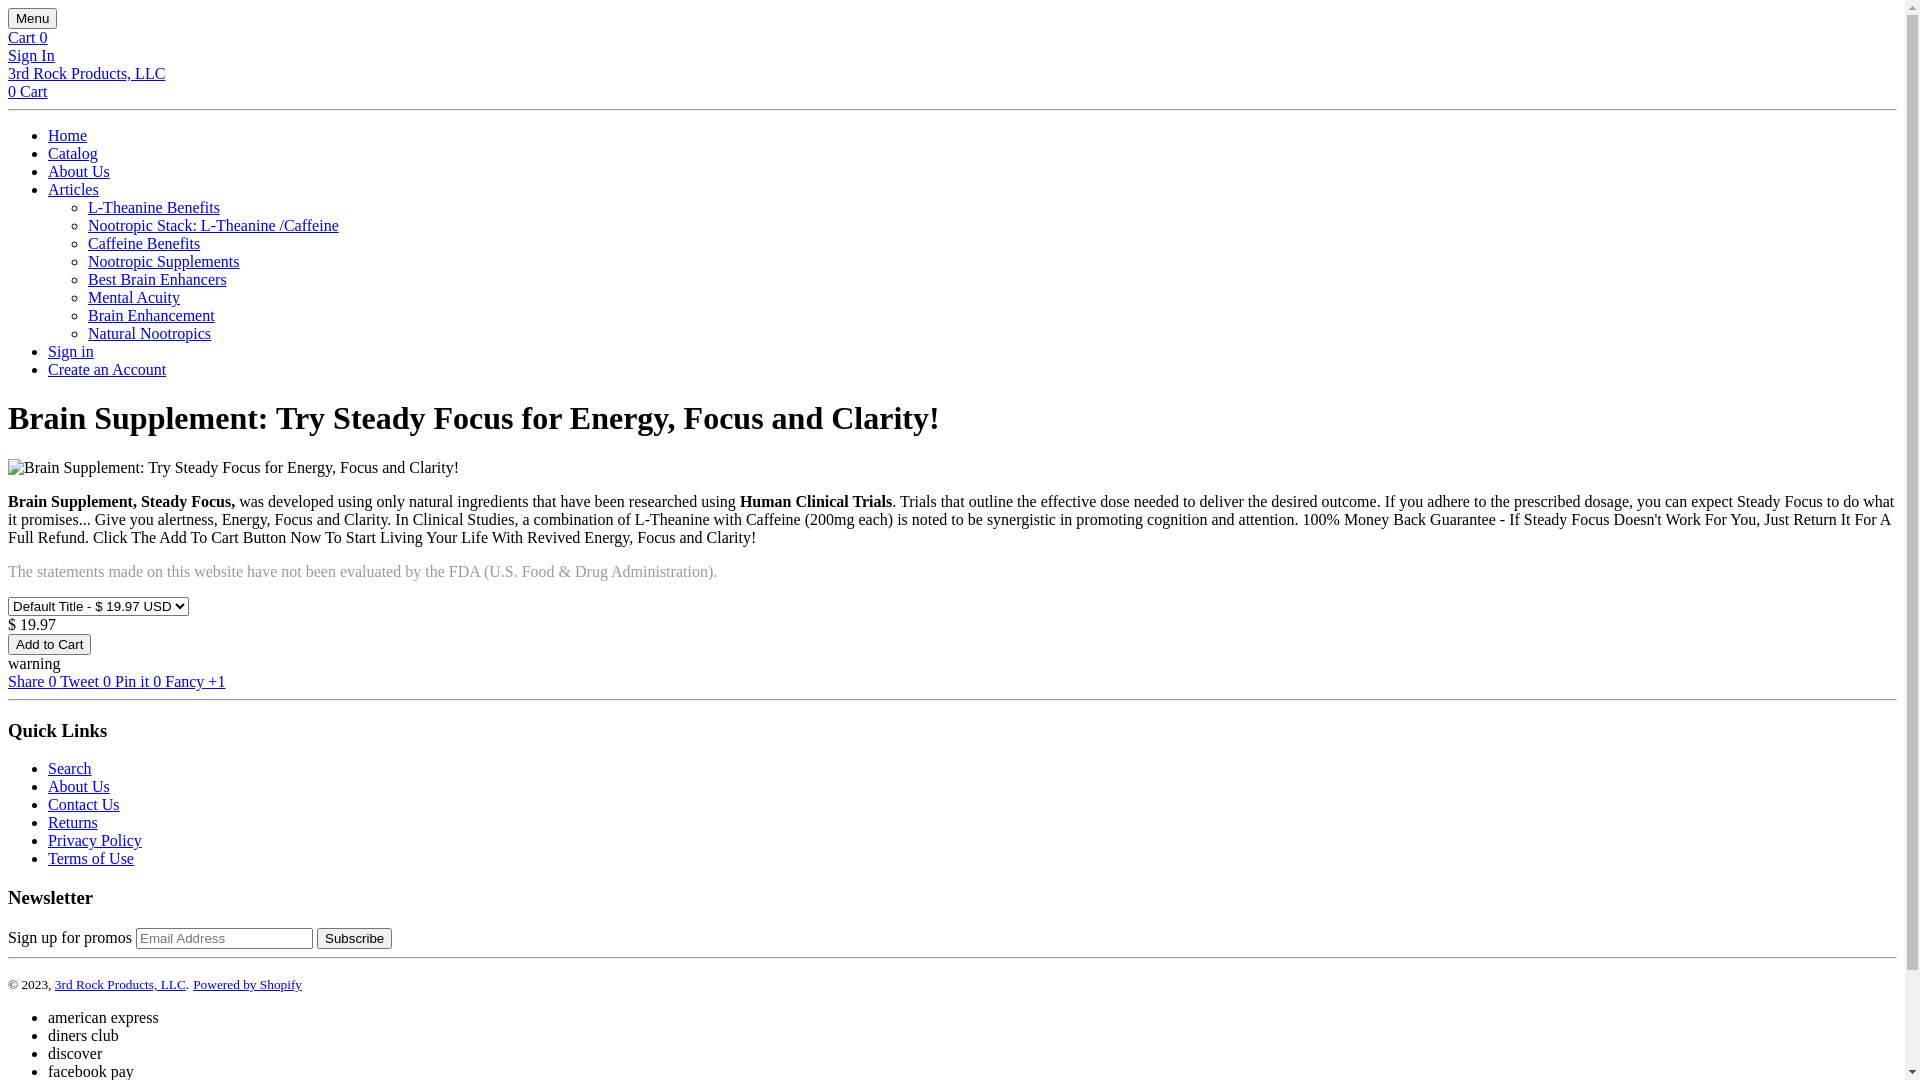 The image size is (1920, 1080). Describe the element at coordinates (216, 680) in the screenshot. I see `'+1'` at that location.